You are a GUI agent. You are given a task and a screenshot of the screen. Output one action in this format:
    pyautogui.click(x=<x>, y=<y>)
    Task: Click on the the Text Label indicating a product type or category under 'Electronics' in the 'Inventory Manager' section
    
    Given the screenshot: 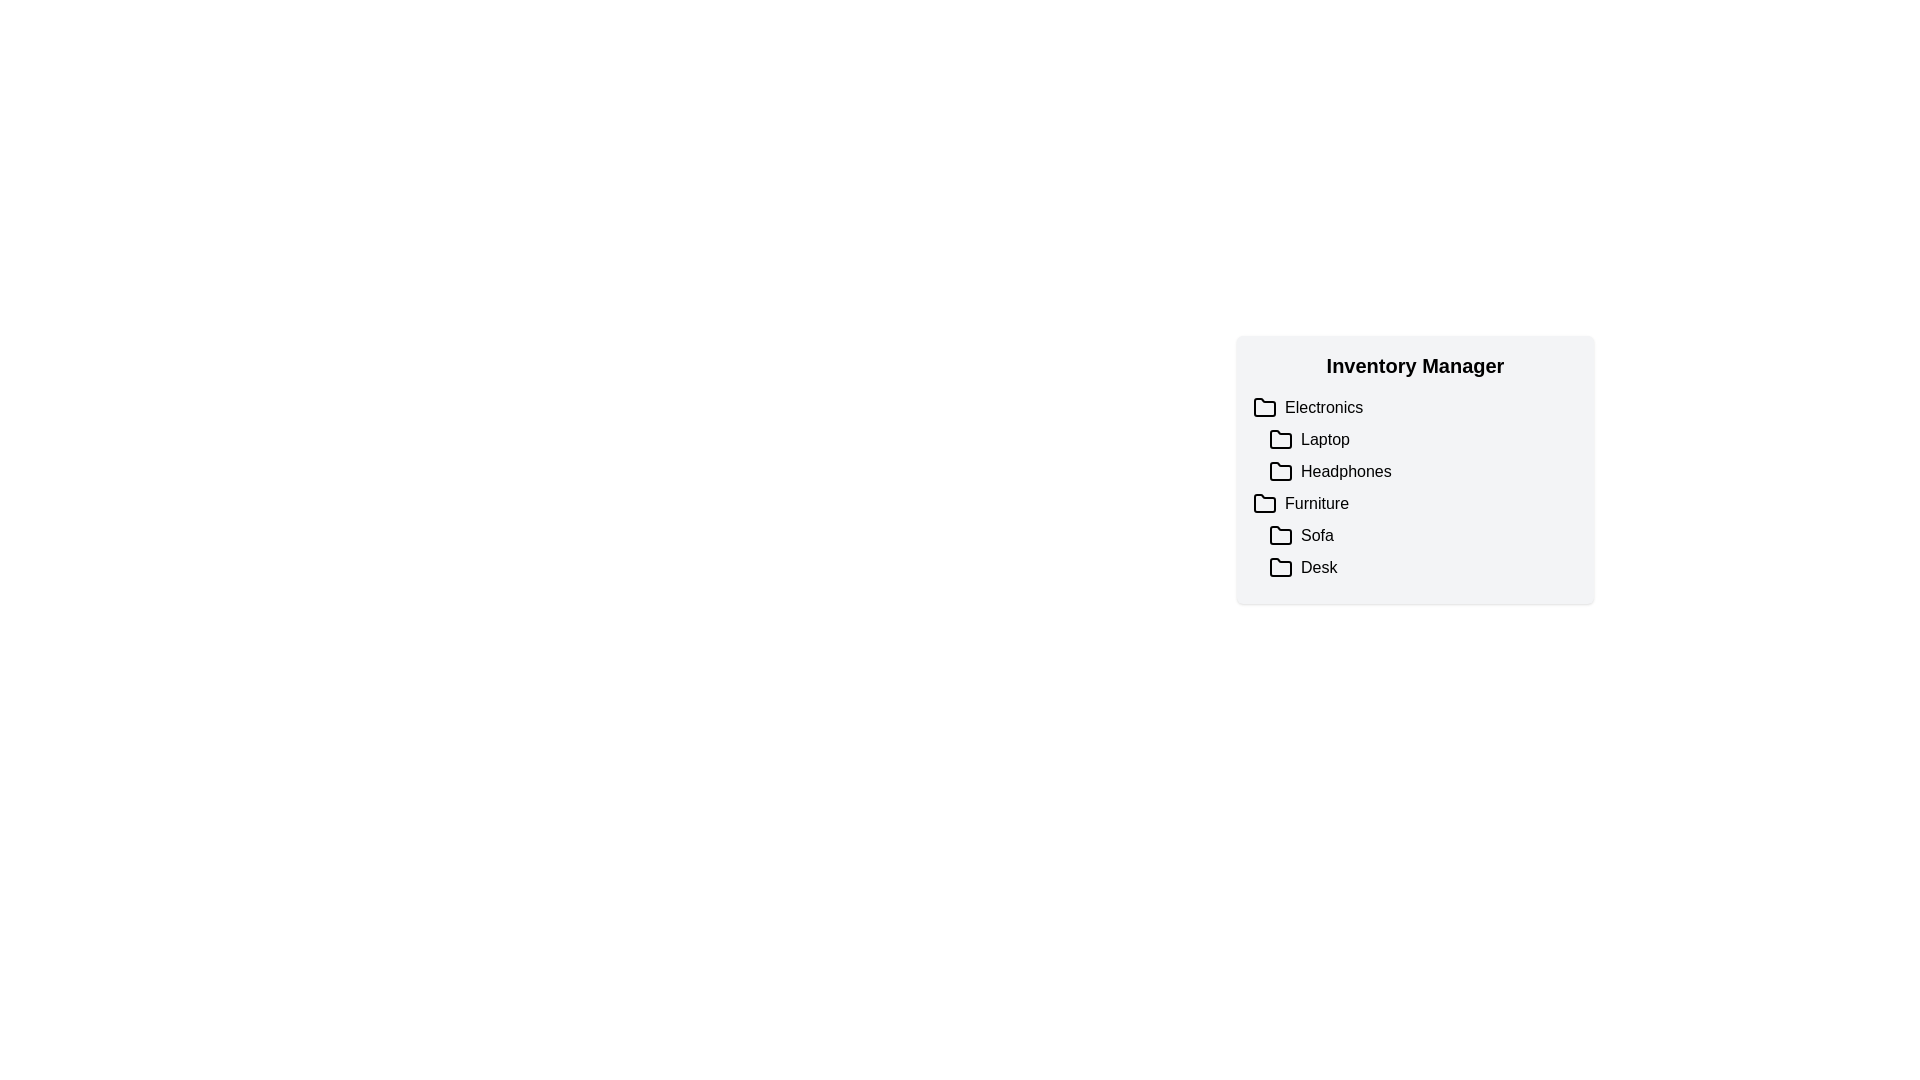 What is the action you would take?
    pyautogui.click(x=1325, y=438)
    